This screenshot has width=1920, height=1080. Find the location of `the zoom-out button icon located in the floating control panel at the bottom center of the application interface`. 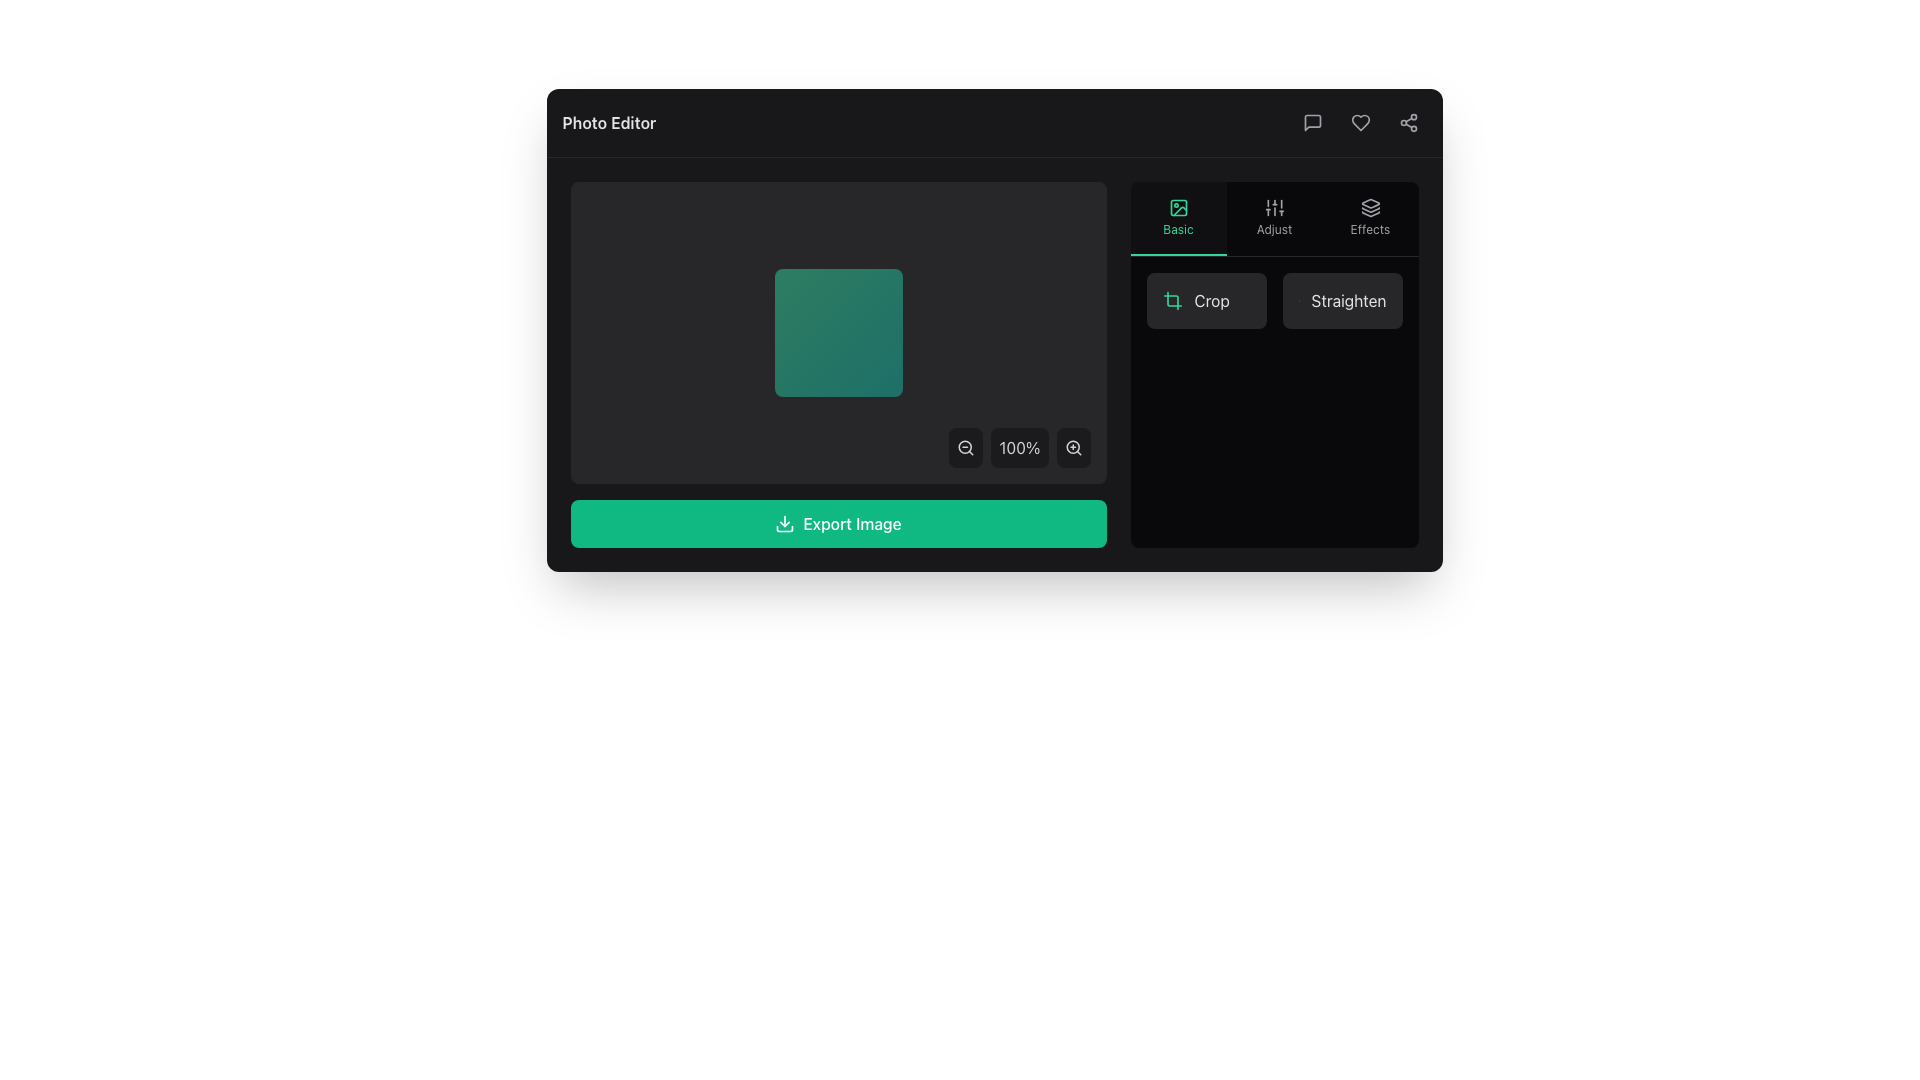

the zoom-out button icon located in the floating control panel at the bottom center of the application interface is located at coordinates (966, 446).